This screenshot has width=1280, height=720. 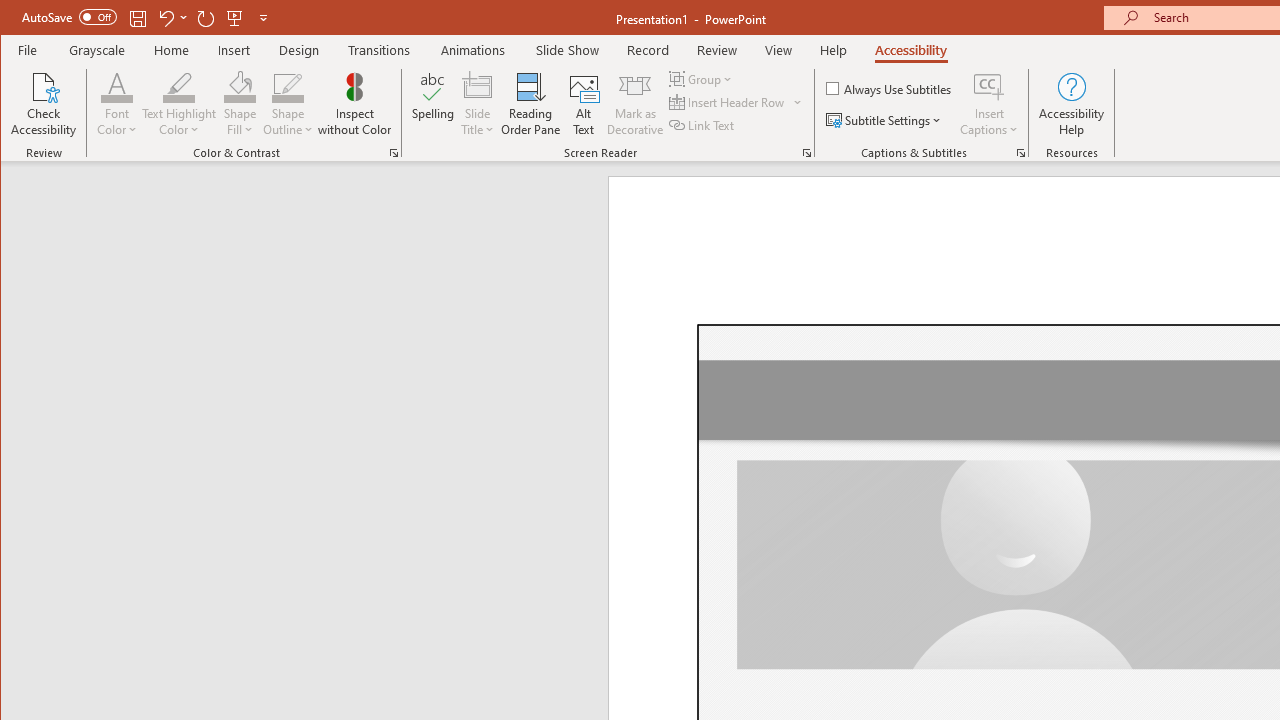 I want to click on 'Spelling...', so click(x=432, y=104).